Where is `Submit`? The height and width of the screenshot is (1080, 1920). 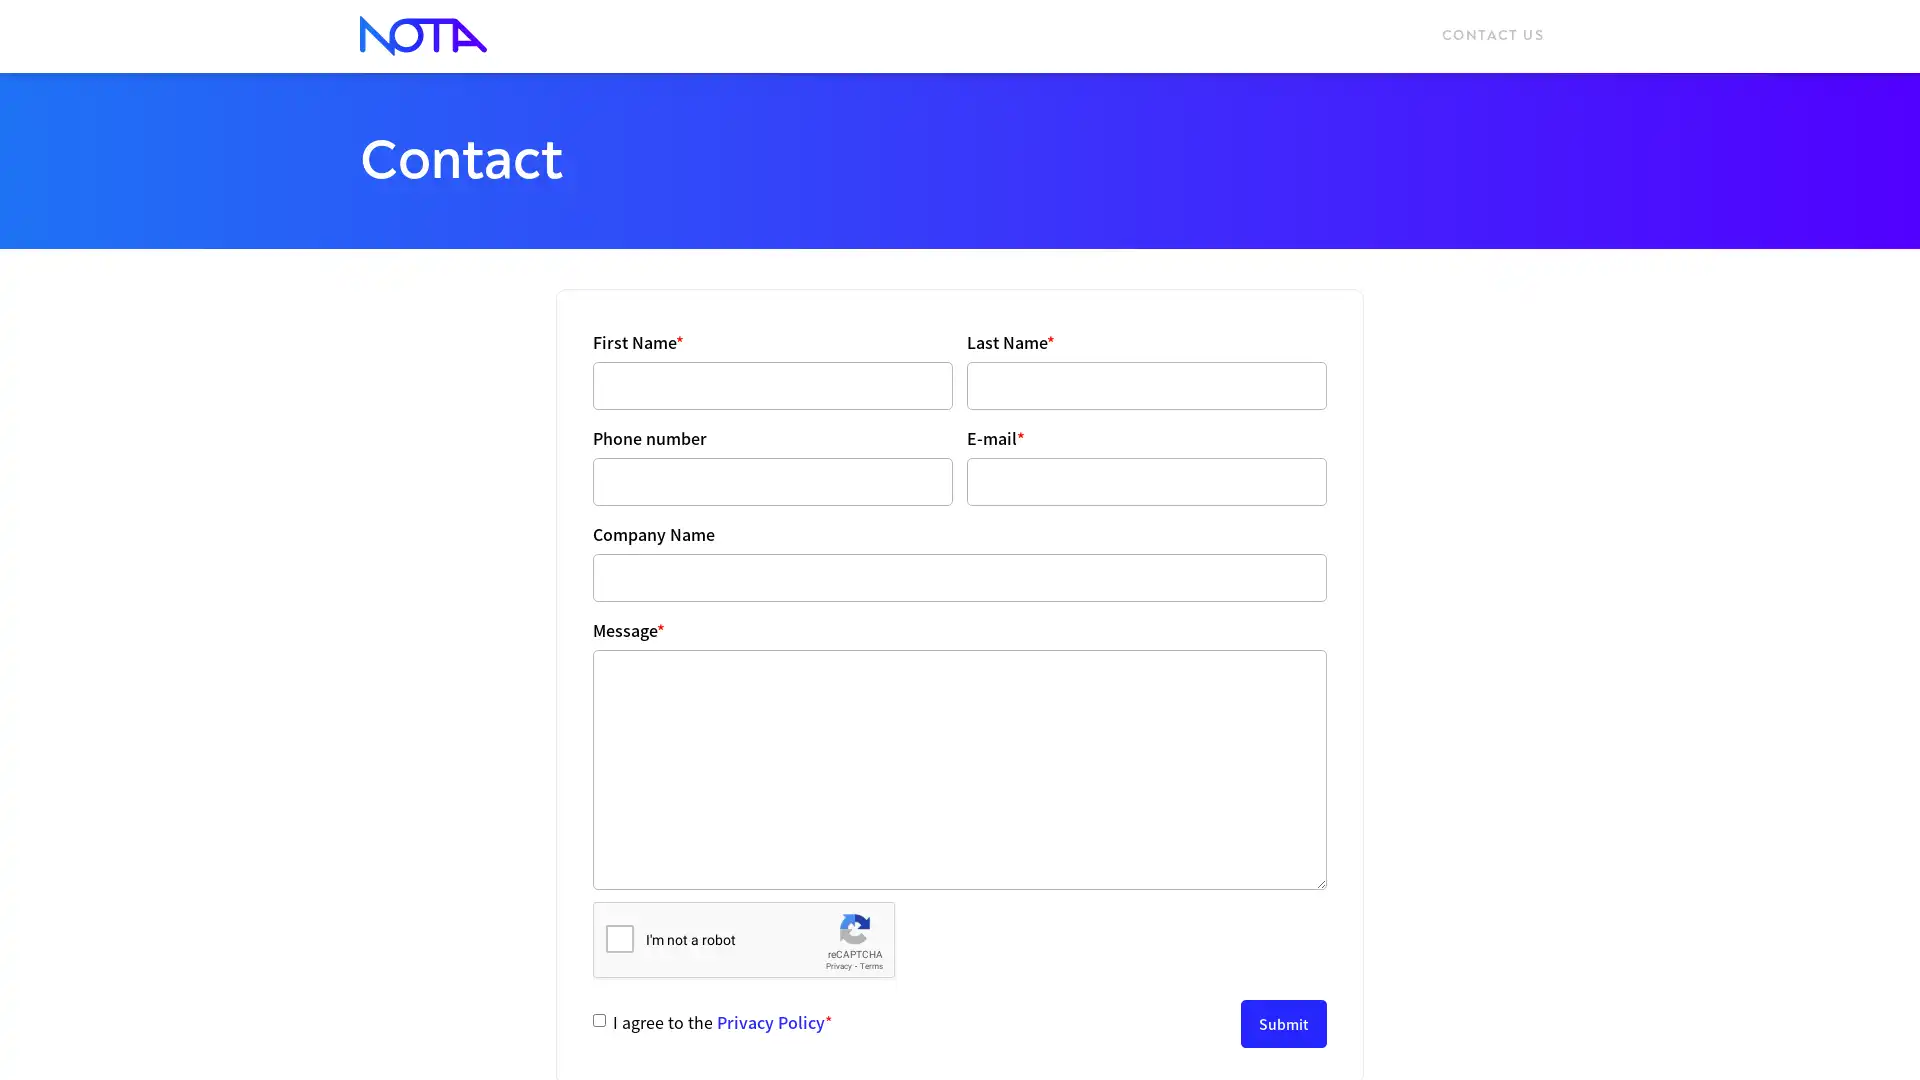
Submit is located at coordinates (1283, 1023).